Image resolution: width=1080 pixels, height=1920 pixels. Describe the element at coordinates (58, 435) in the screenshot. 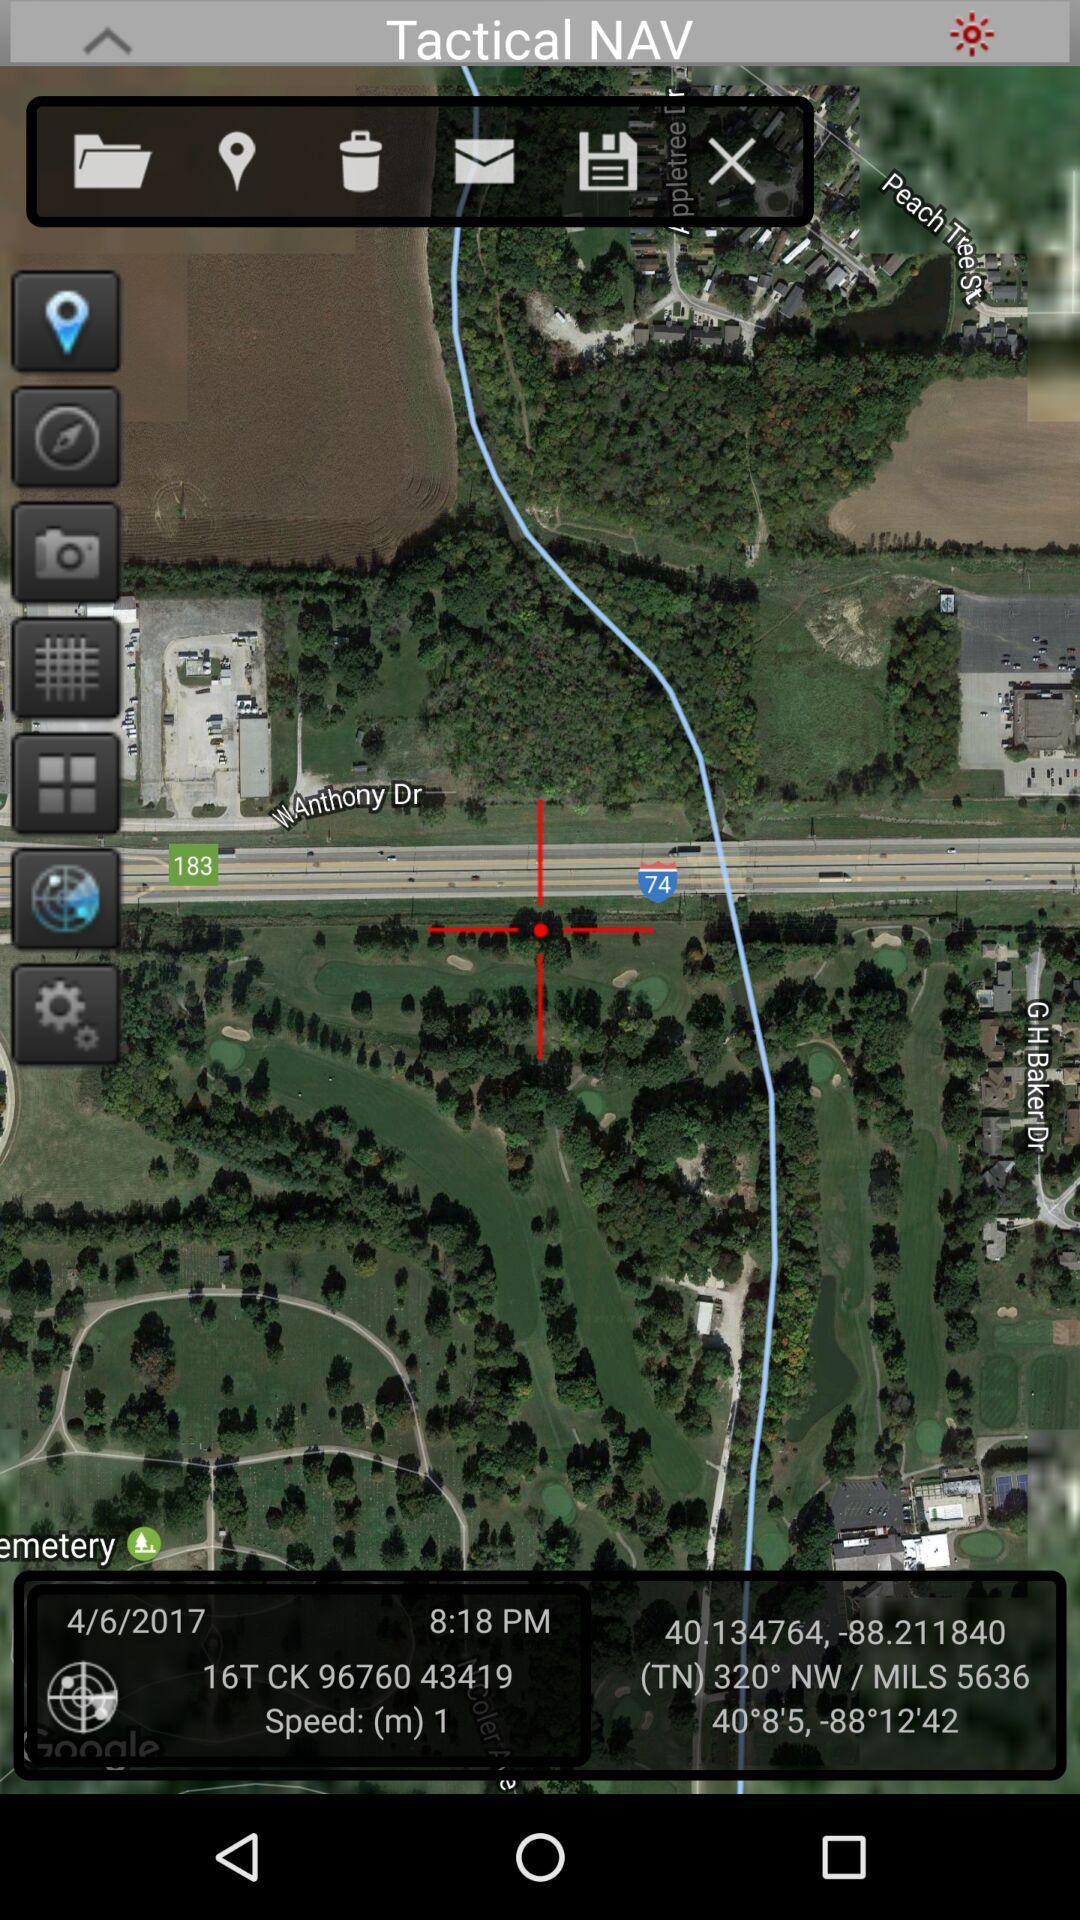

I see `locate option` at that location.